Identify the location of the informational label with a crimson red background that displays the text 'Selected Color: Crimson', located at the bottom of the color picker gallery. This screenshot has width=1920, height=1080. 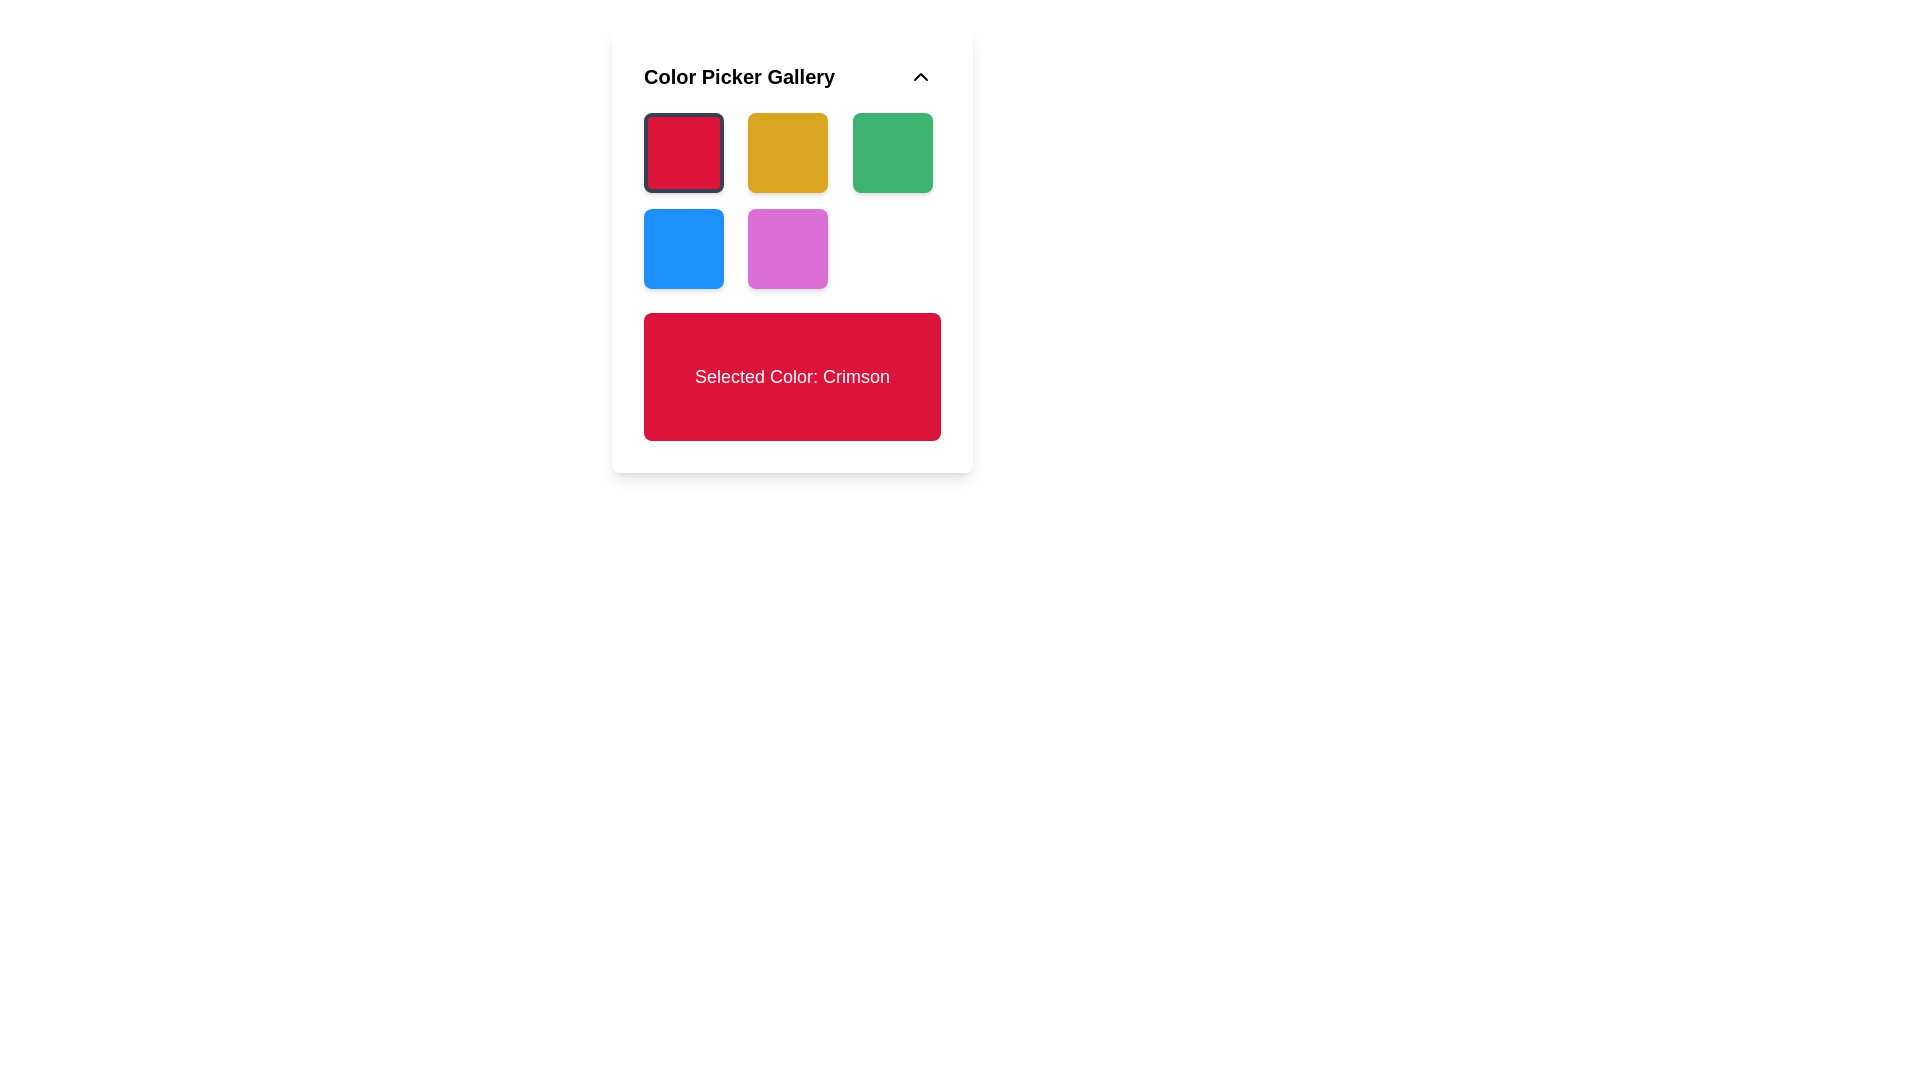
(791, 377).